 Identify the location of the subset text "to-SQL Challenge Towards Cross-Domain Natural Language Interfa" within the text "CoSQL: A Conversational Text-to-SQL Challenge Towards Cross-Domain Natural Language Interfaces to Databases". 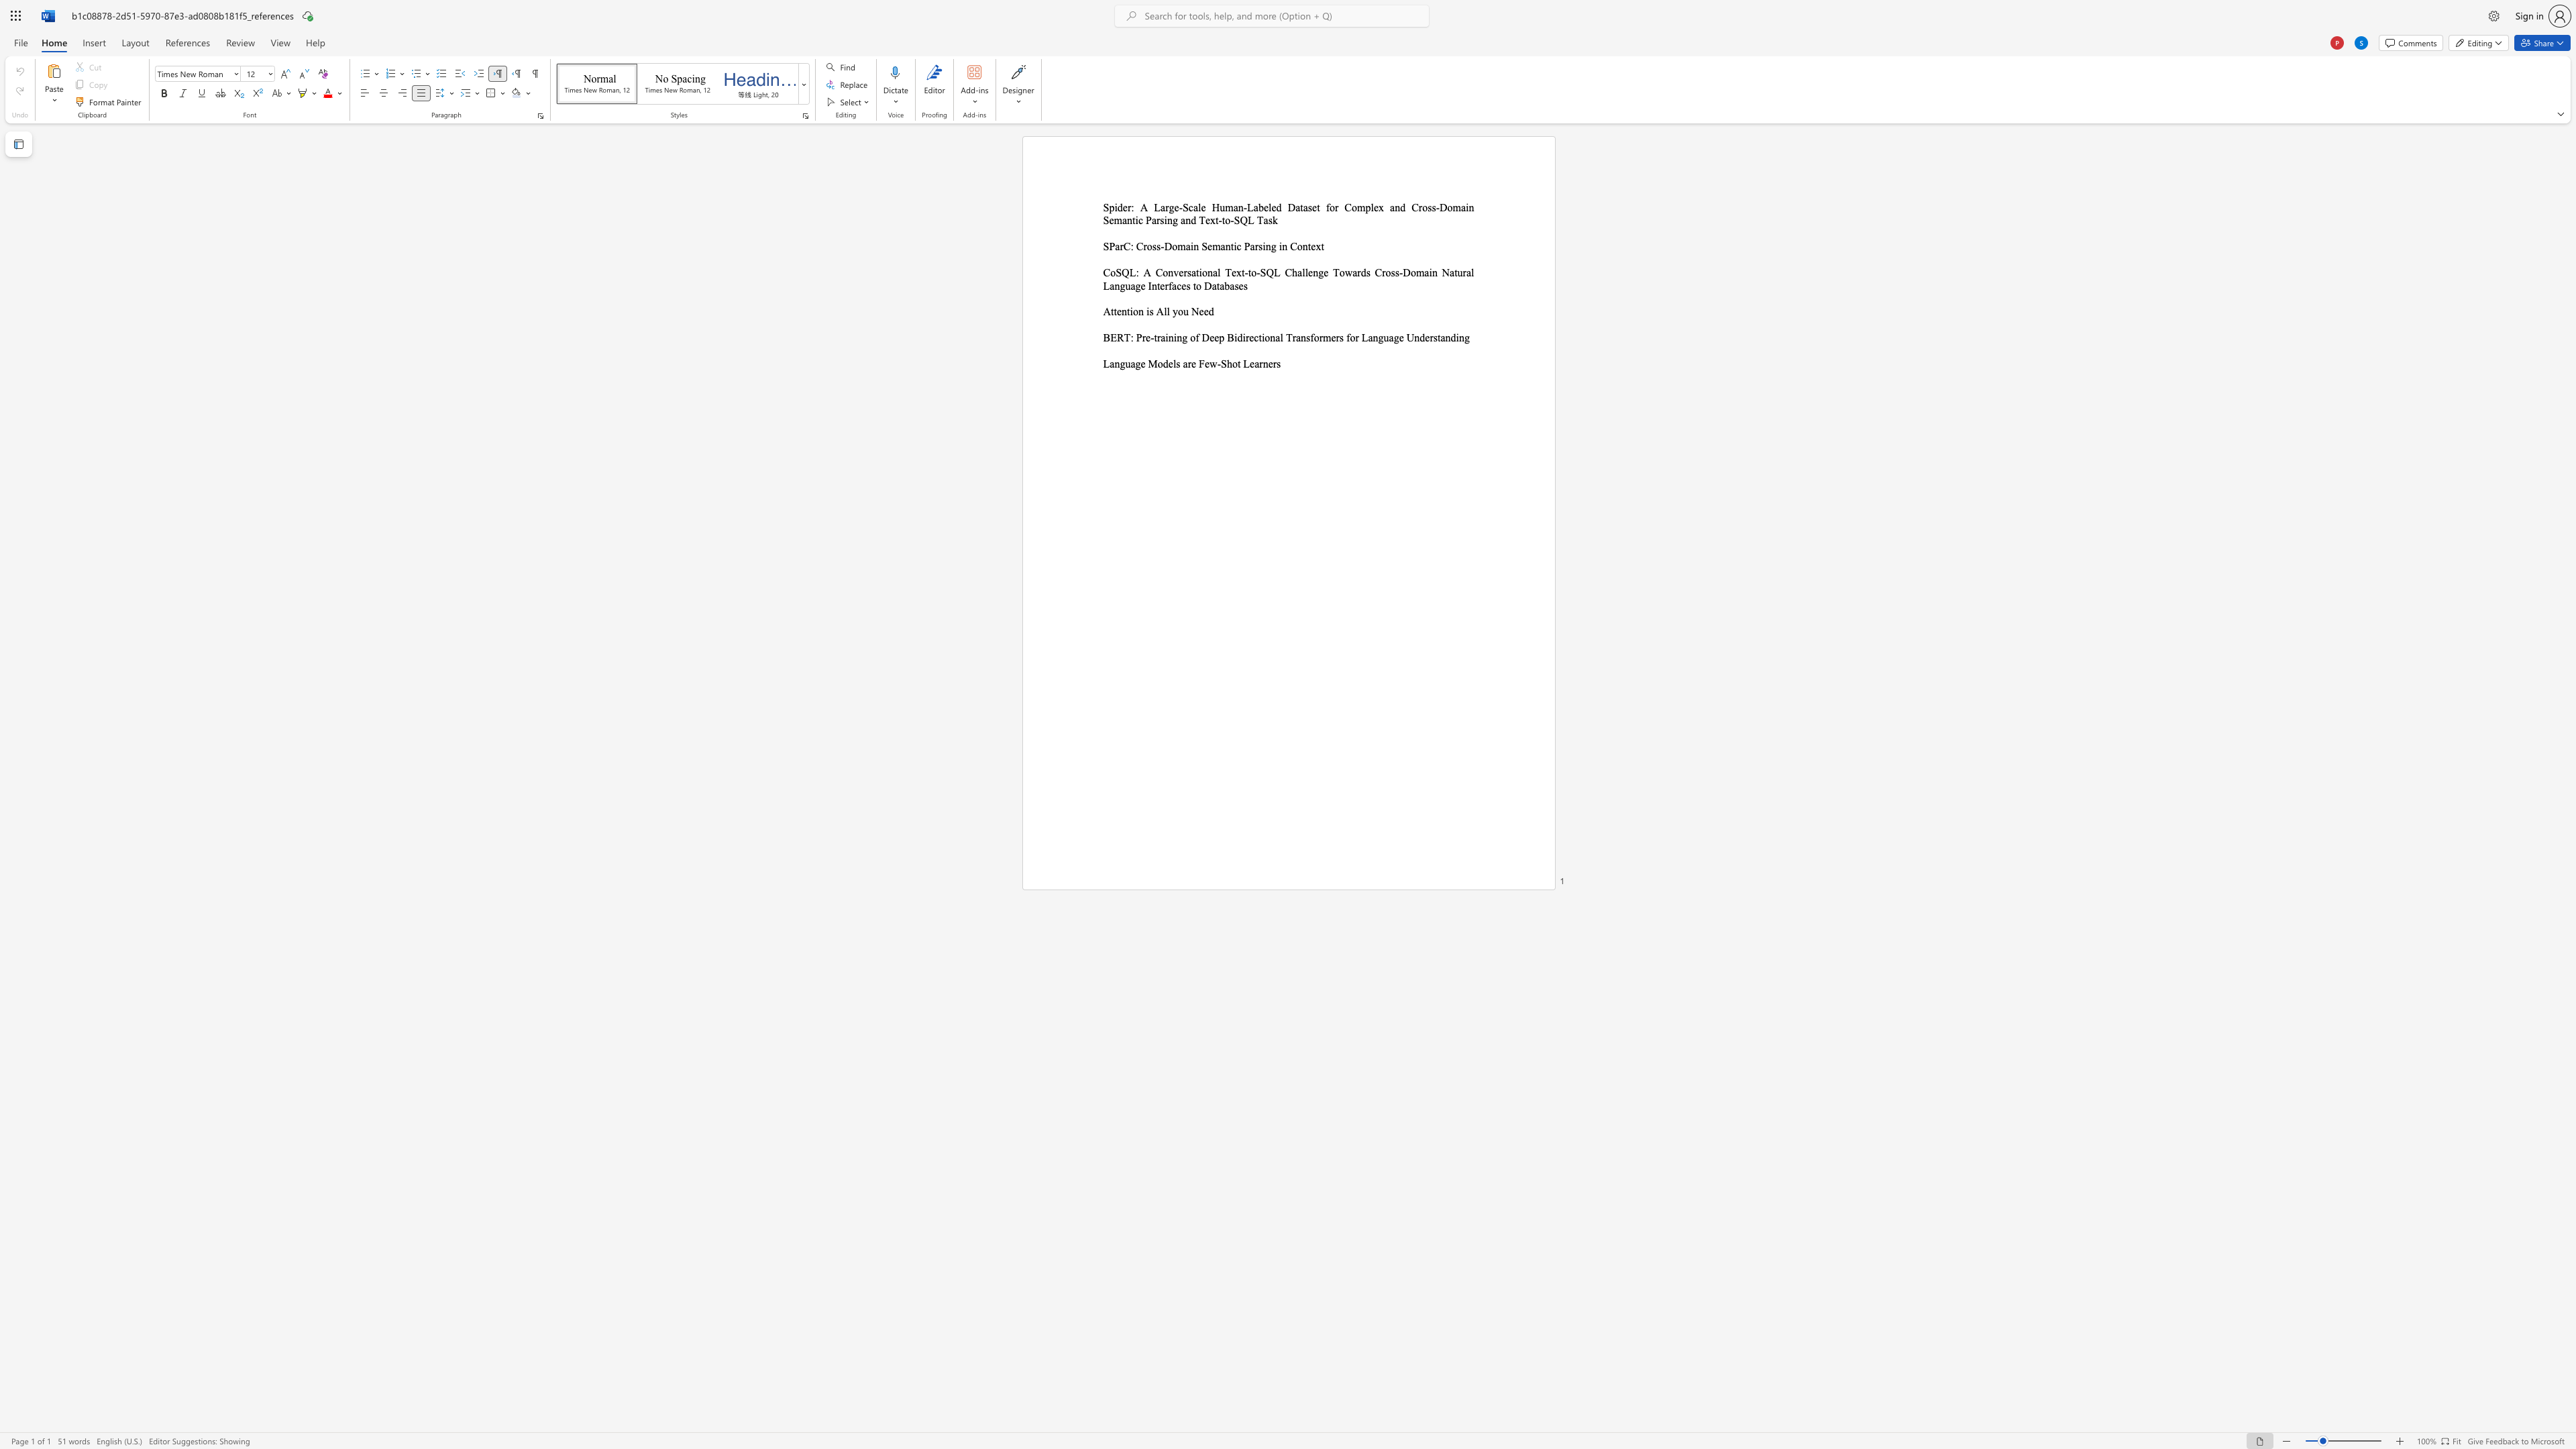
(1246, 271).